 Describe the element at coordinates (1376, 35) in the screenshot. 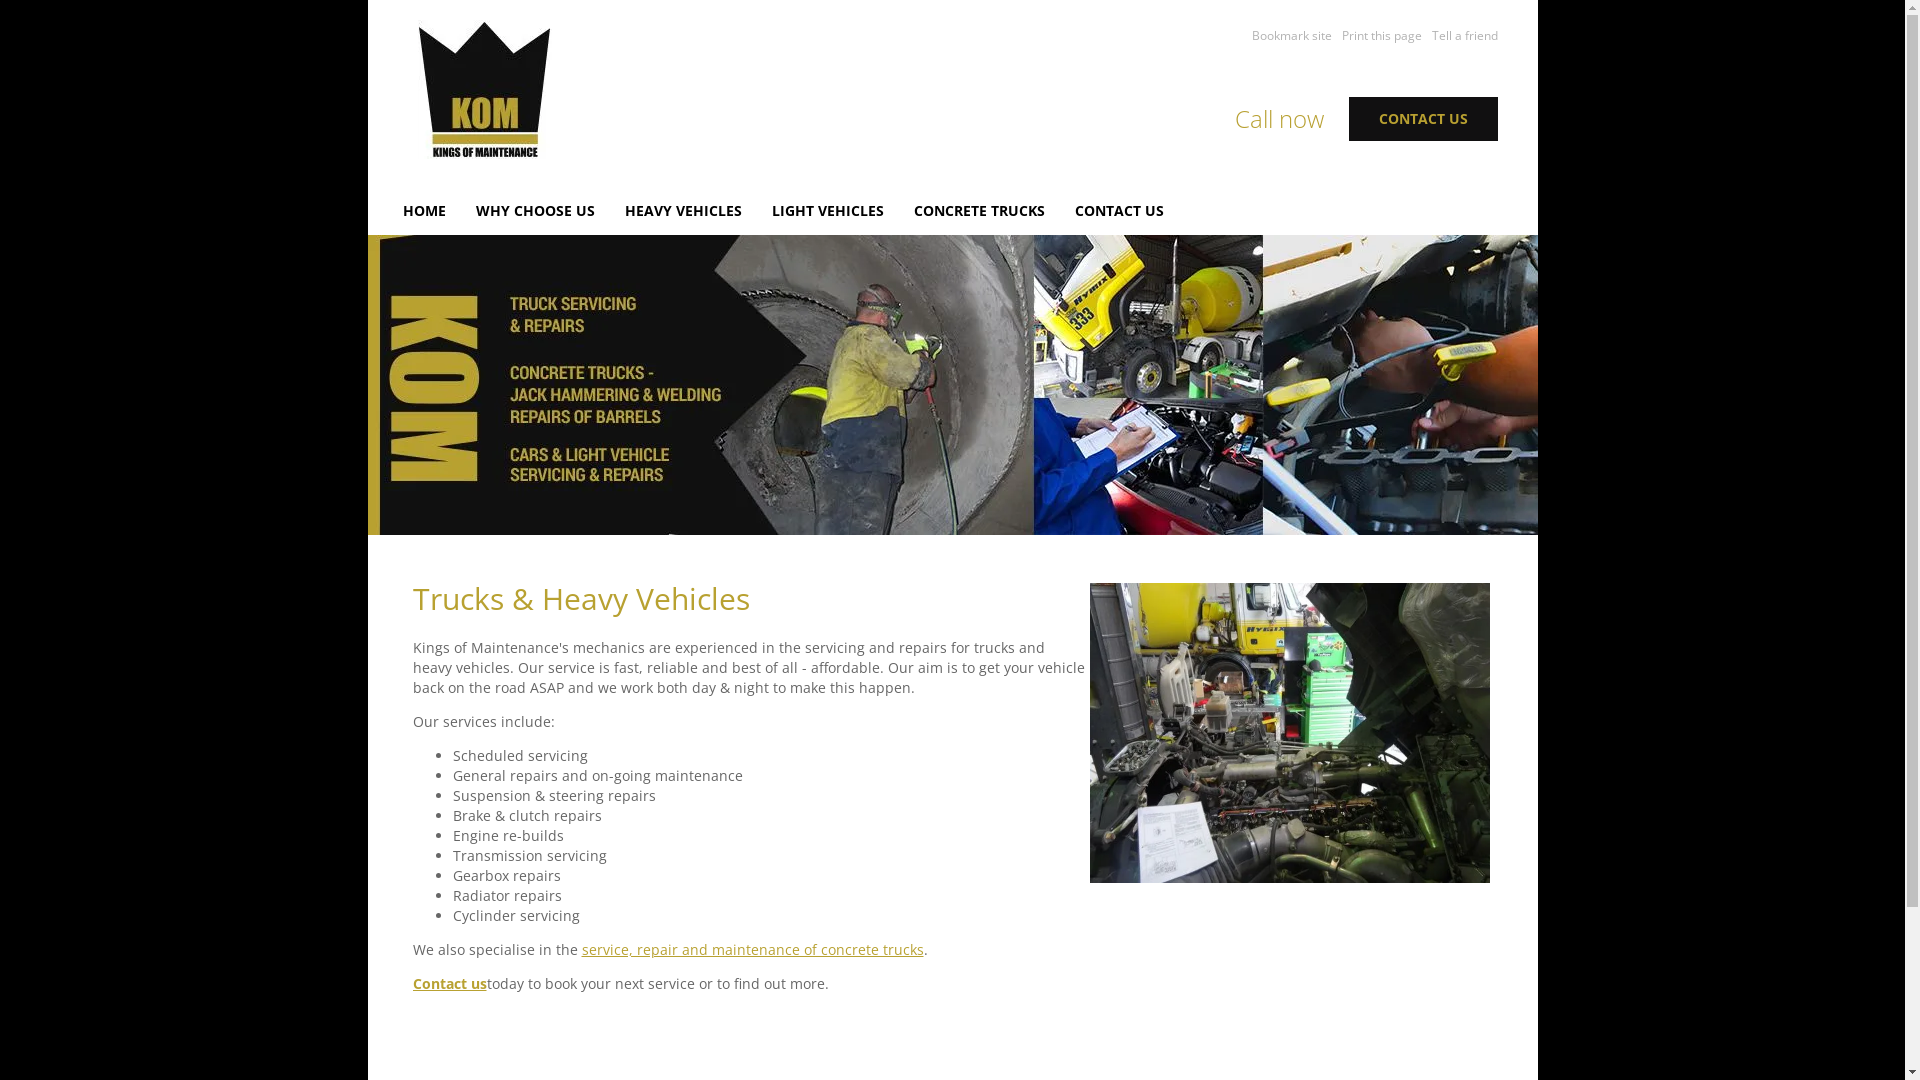

I see `'Print this page'` at that location.